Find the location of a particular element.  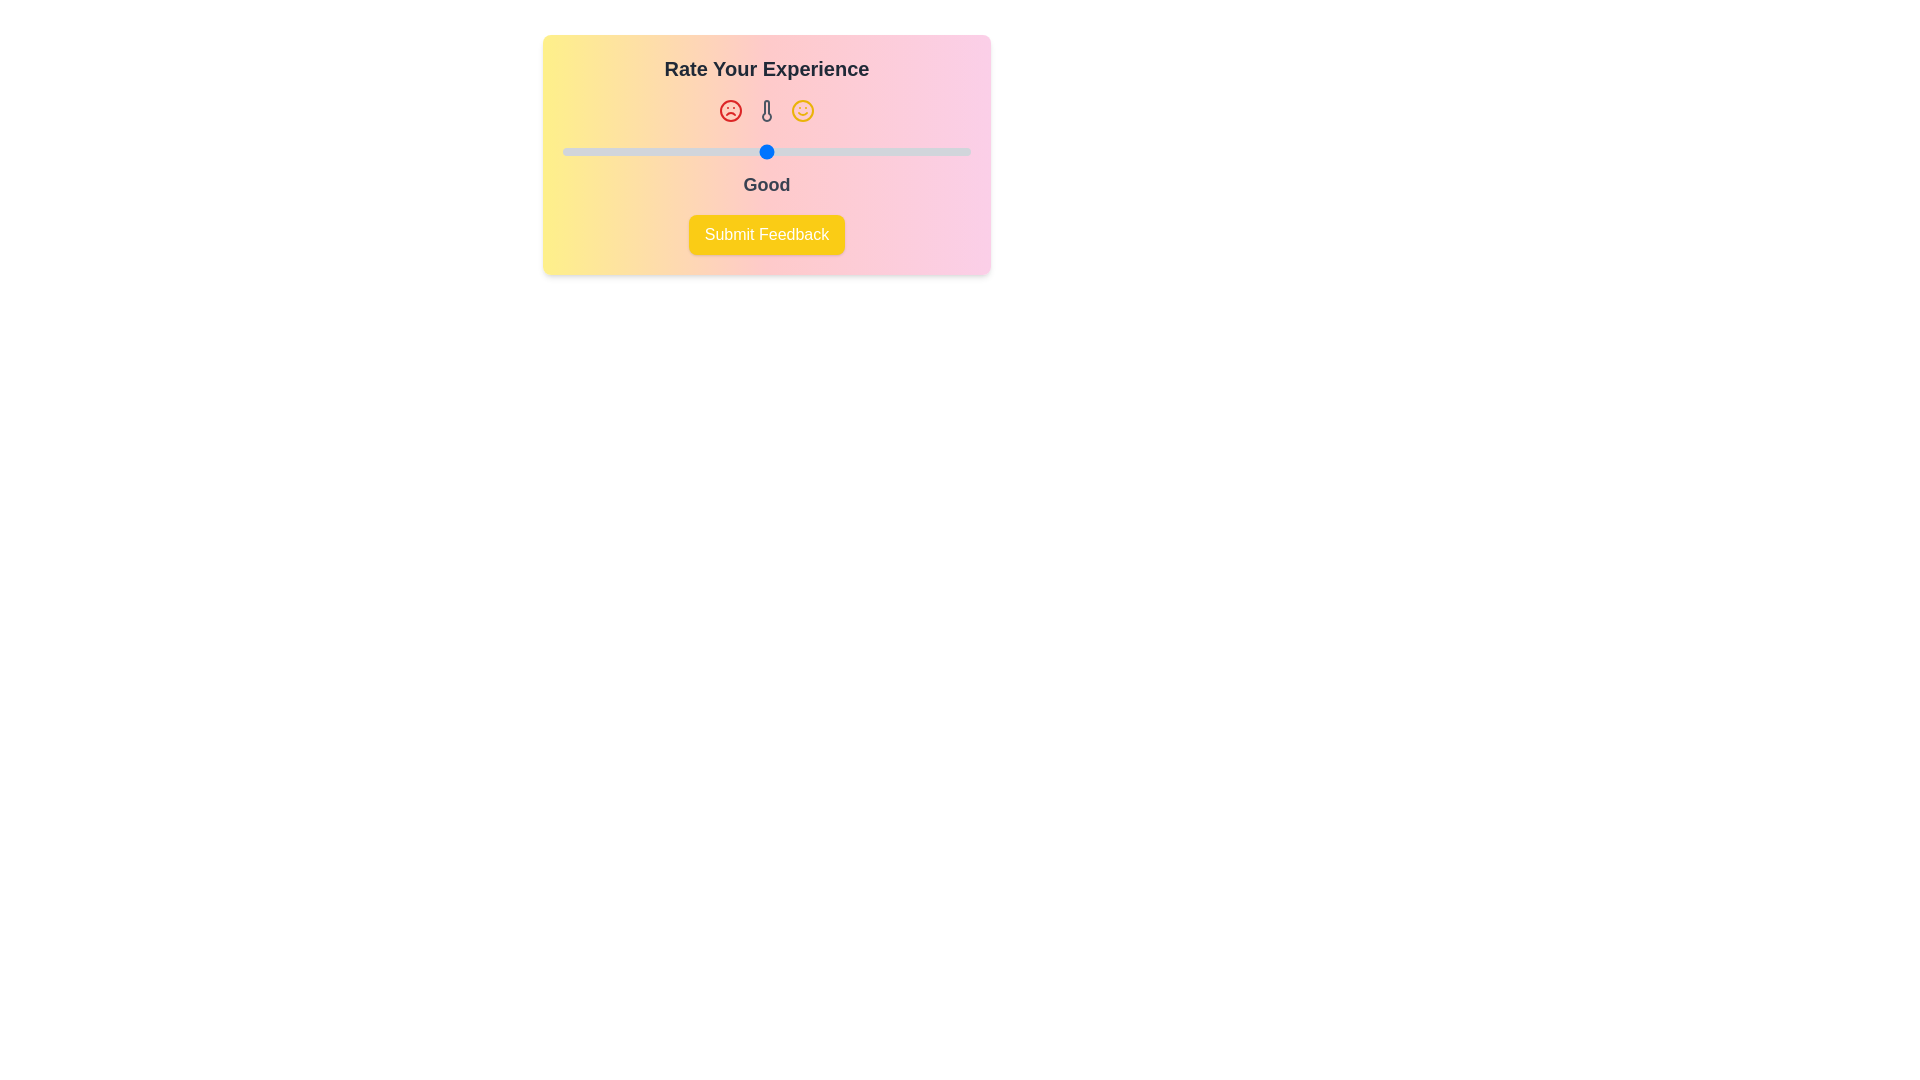

the slider to set the rating to 4 is located at coordinates (868, 150).